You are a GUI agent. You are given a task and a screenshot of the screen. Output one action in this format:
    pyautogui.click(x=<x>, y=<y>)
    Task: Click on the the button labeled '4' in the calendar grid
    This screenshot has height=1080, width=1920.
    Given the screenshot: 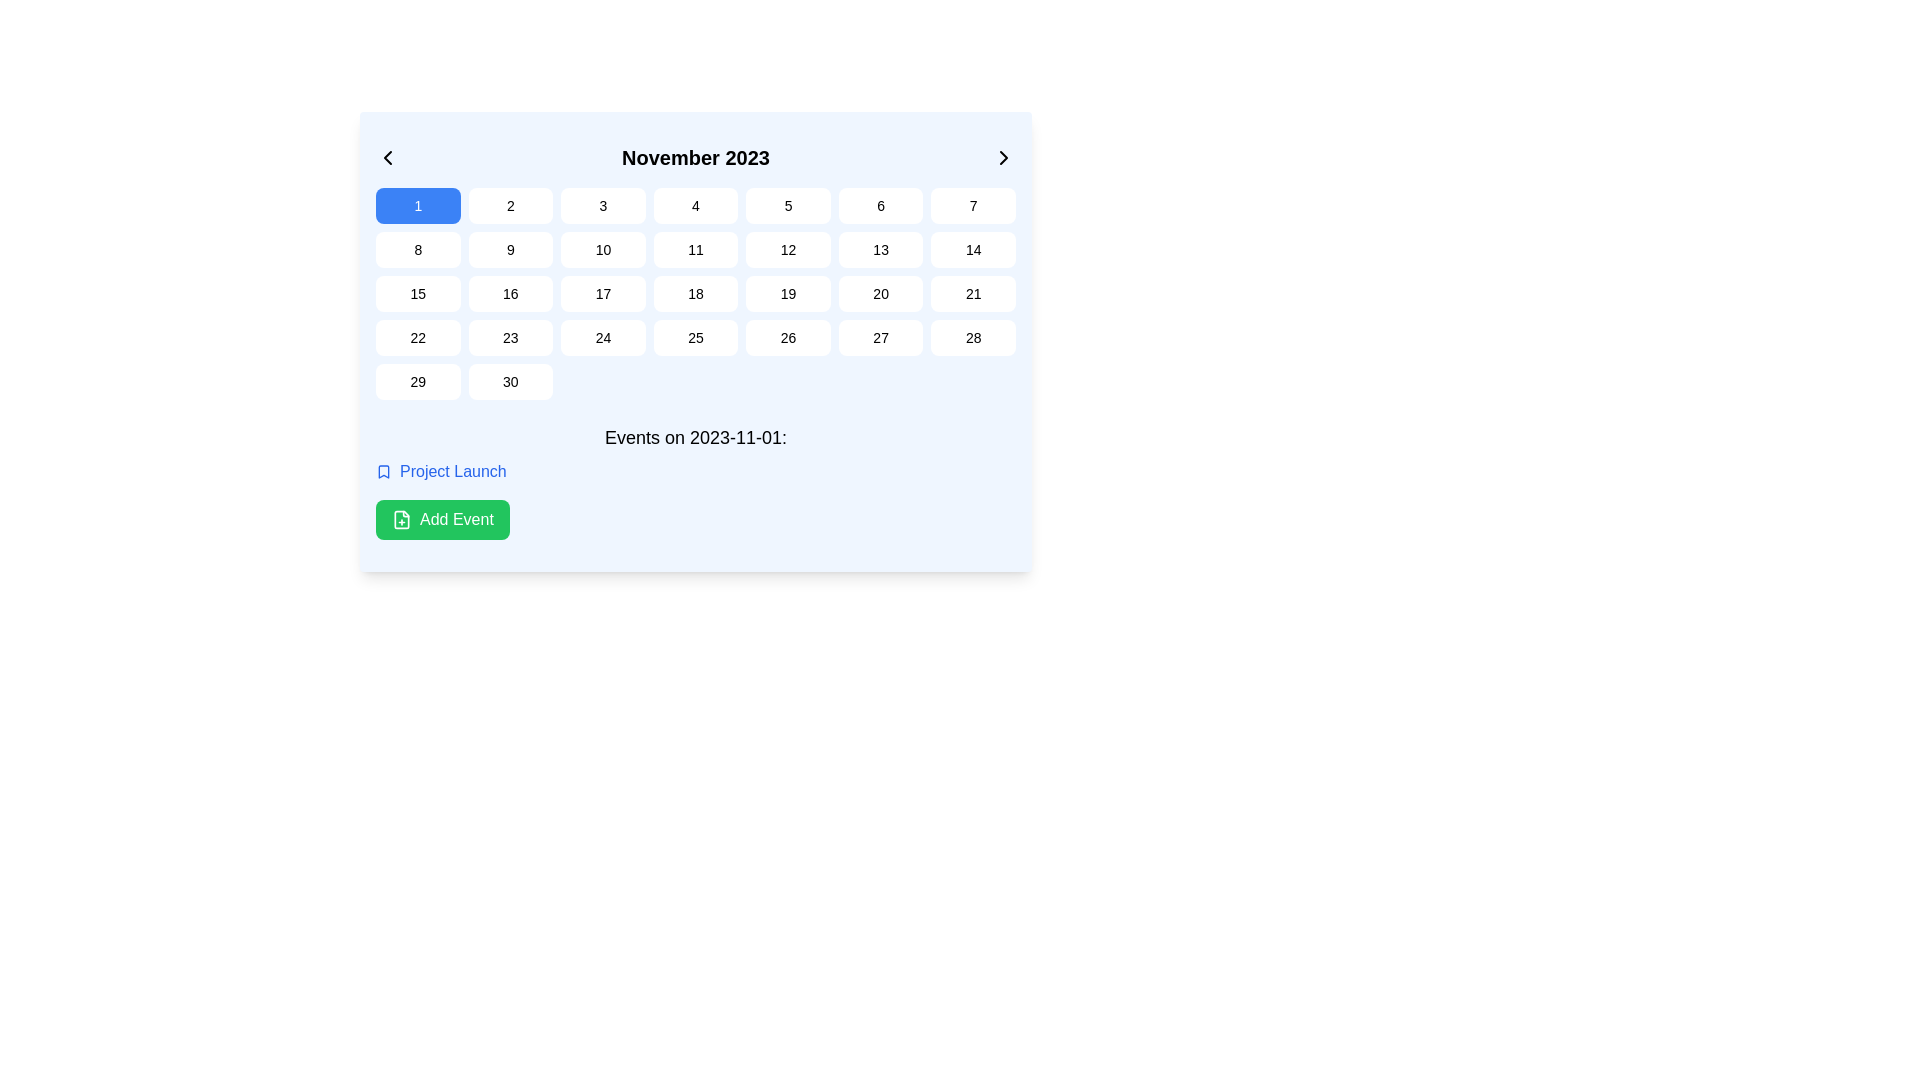 What is the action you would take?
    pyautogui.click(x=696, y=205)
    